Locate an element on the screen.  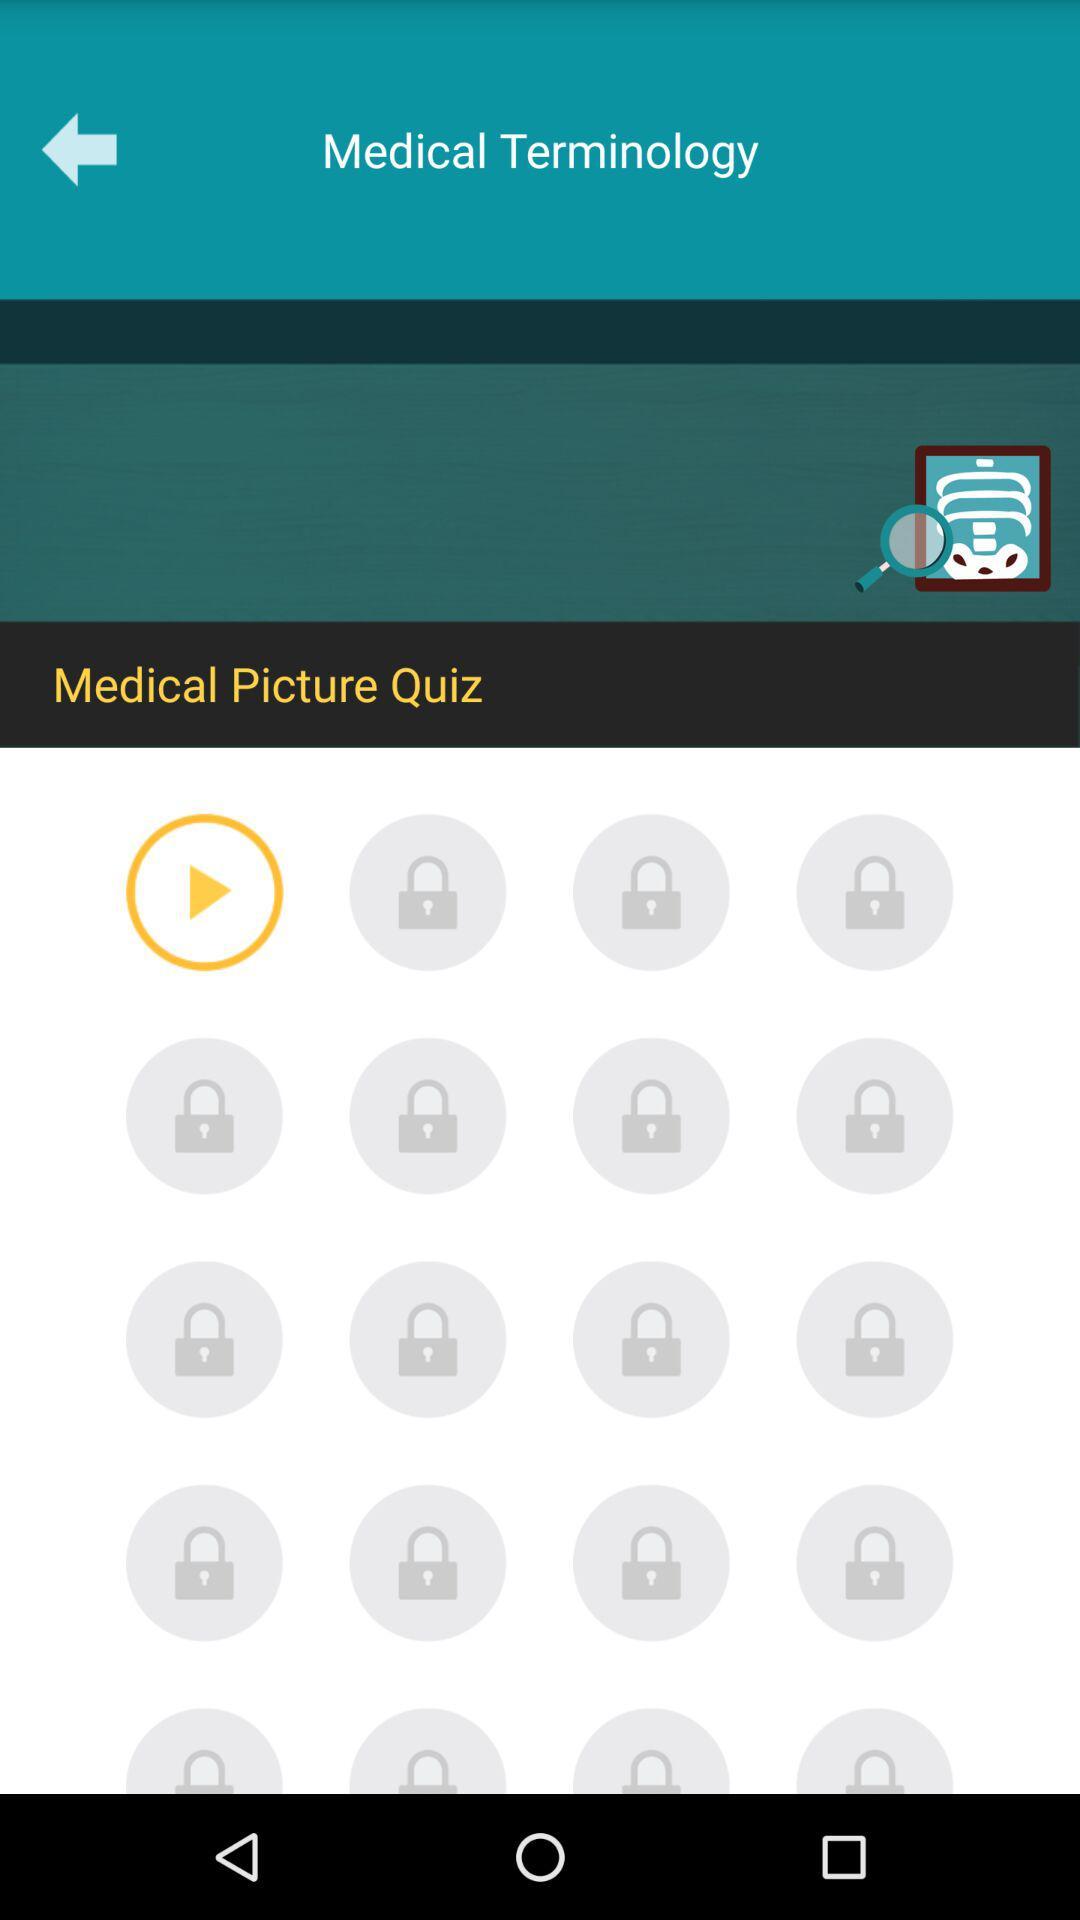
it is locked is located at coordinates (651, 1749).